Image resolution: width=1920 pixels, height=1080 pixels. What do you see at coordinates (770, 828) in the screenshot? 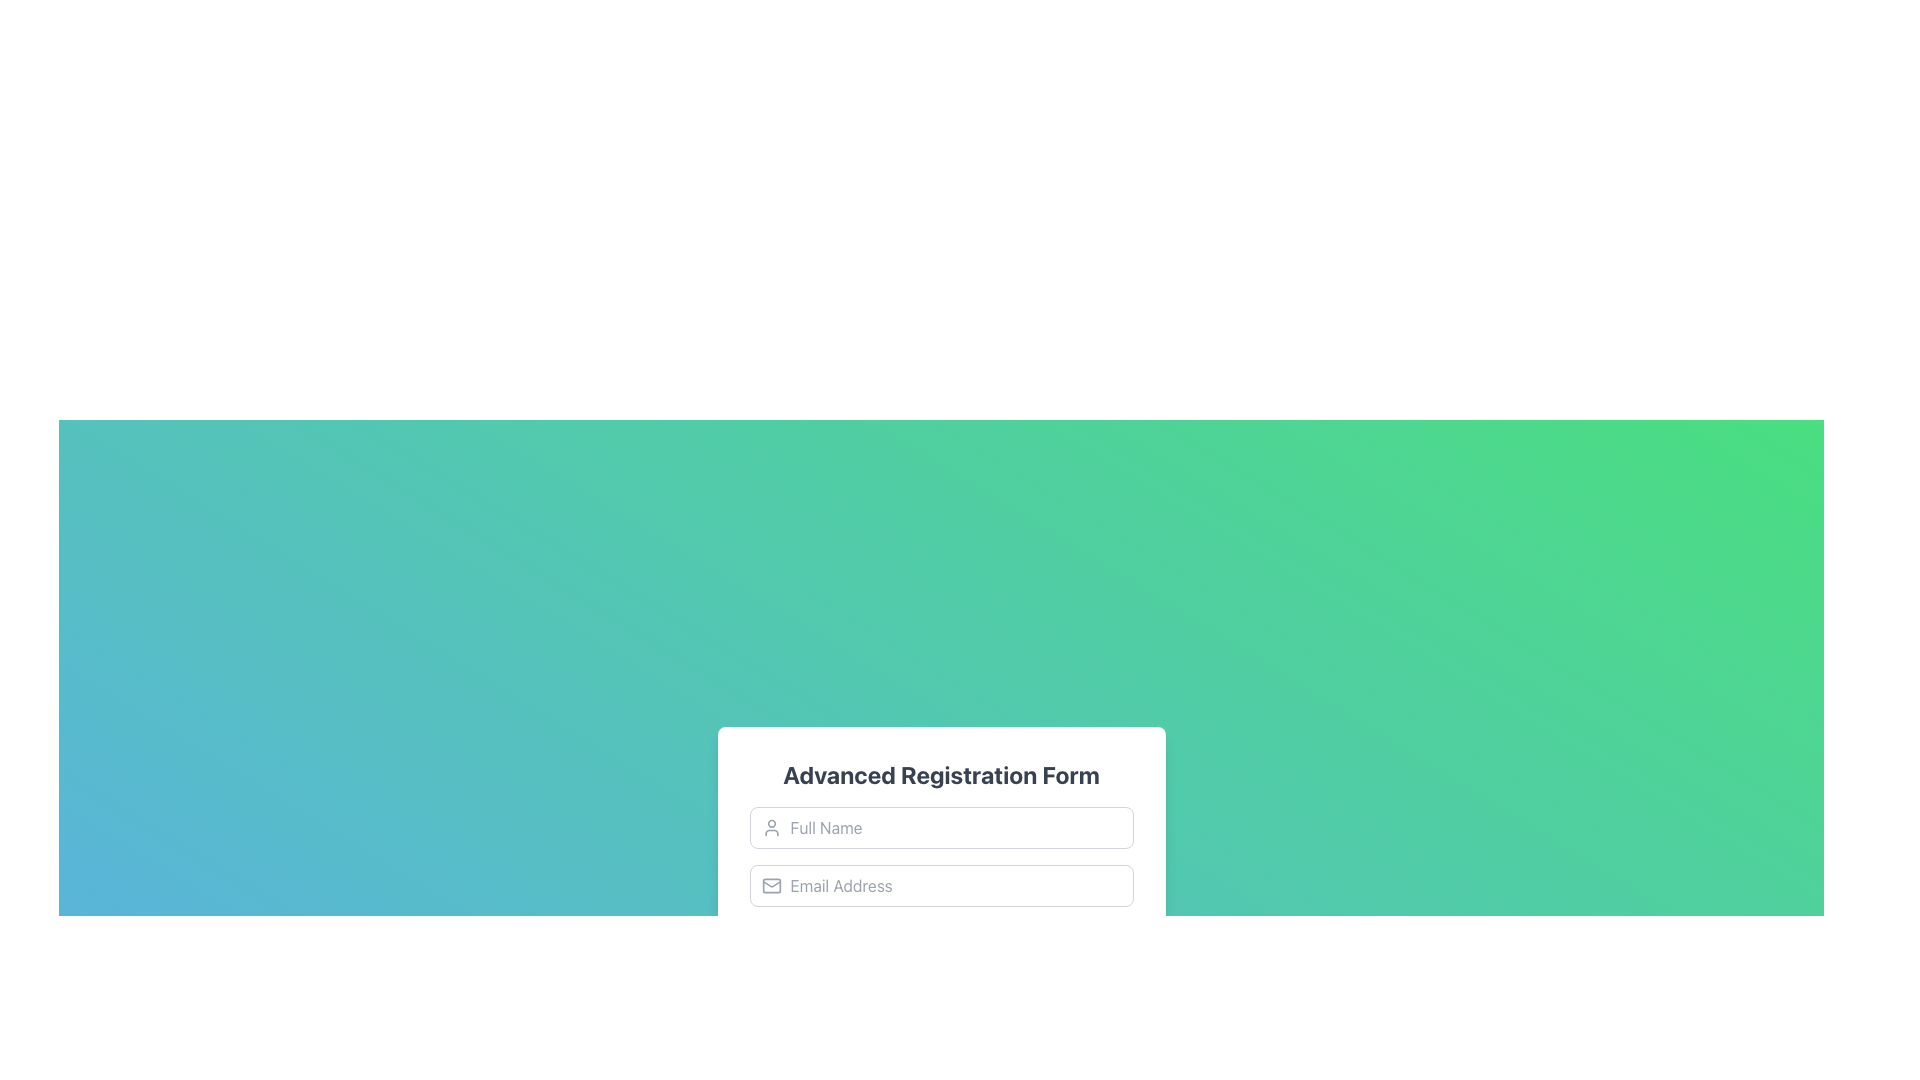
I see `the icon indicating the input field for entering a user's name, located within the 'Full Name' input field of the 'Advanced Registration Form' section` at bounding box center [770, 828].